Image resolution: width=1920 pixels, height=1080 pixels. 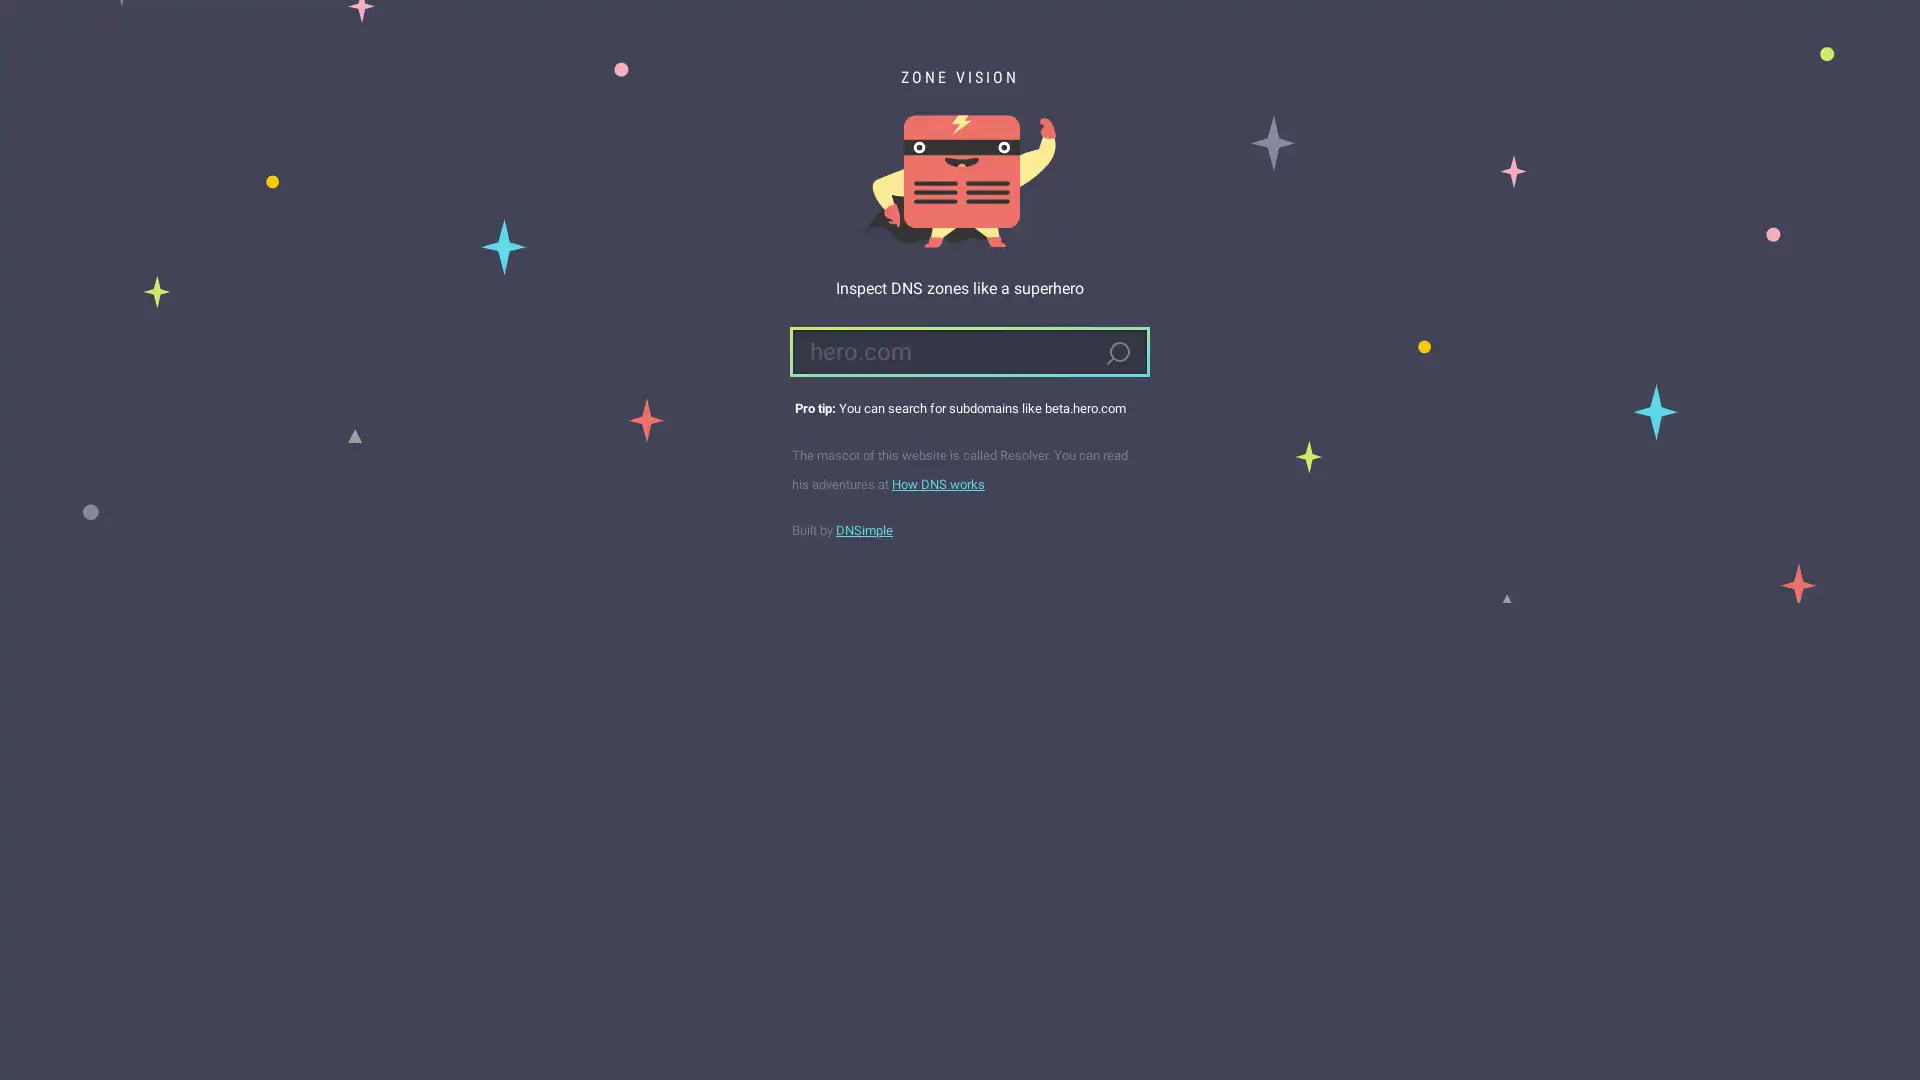 I want to click on Submit, so click(x=1116, y=353).